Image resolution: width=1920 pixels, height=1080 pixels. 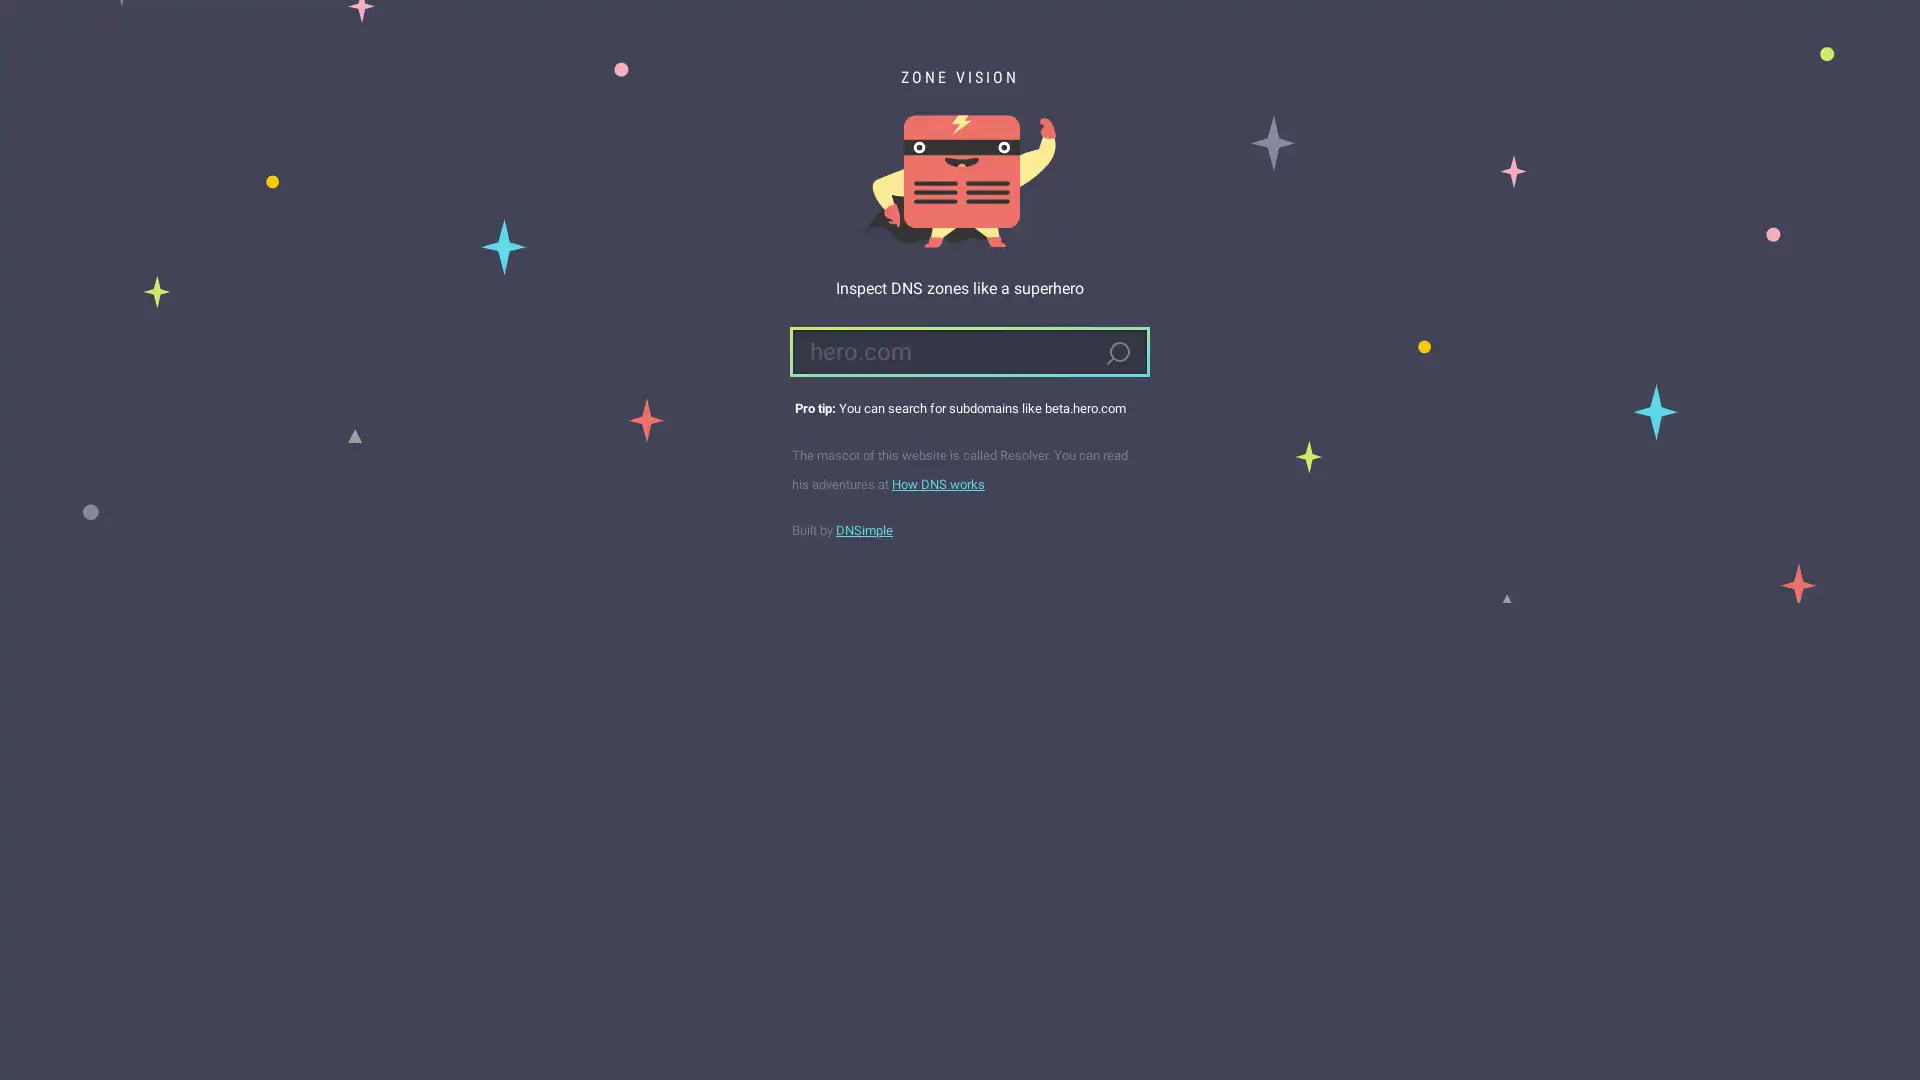 I want to click on Submit, so click(x=1116, y=353).